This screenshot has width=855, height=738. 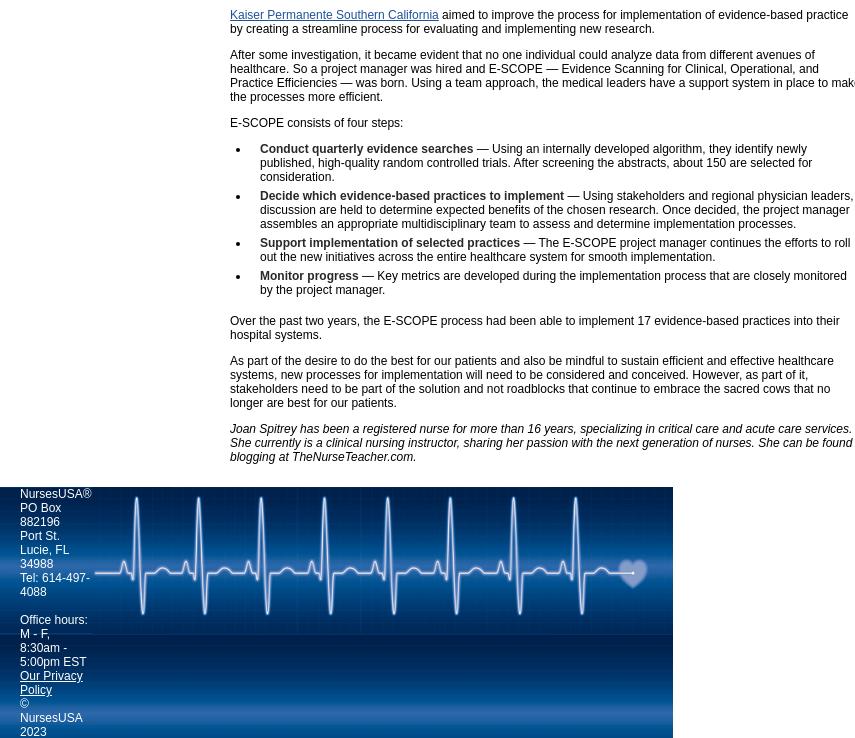 What do you see at coordinates (556, 210) in the screenshot?
I see `'— Using stakeholders and regional physician leaders, discussion are held to determine expected benefits of the chosen research. Once decided, the project manager assembles an appropriate multidisciplinary team to assess and determine implementation processes.'` at bounding box center [556, 210].